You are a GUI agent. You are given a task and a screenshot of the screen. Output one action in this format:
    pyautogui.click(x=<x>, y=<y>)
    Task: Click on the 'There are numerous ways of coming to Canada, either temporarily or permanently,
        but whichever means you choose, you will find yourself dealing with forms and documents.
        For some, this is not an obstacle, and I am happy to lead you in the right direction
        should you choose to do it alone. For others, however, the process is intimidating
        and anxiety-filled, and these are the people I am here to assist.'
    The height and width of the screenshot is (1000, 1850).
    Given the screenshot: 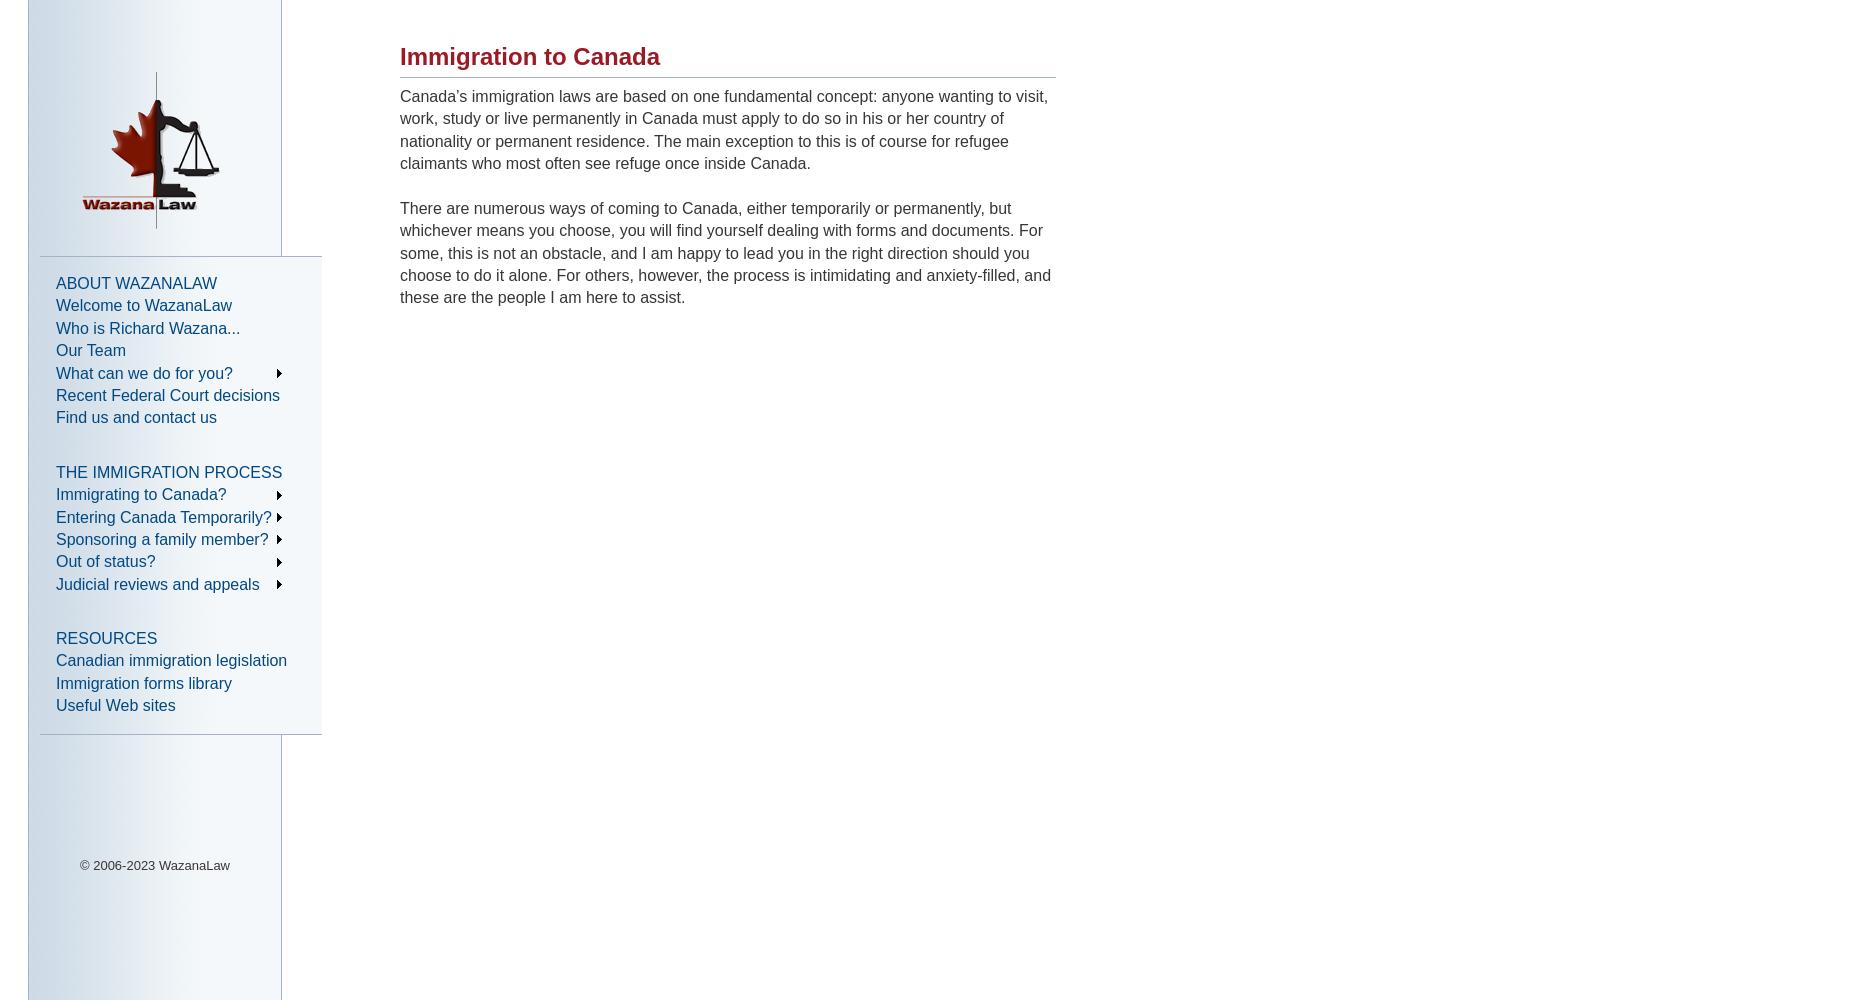 What is the action you would take?
    pyautogui.click(x=398, y=252)
    